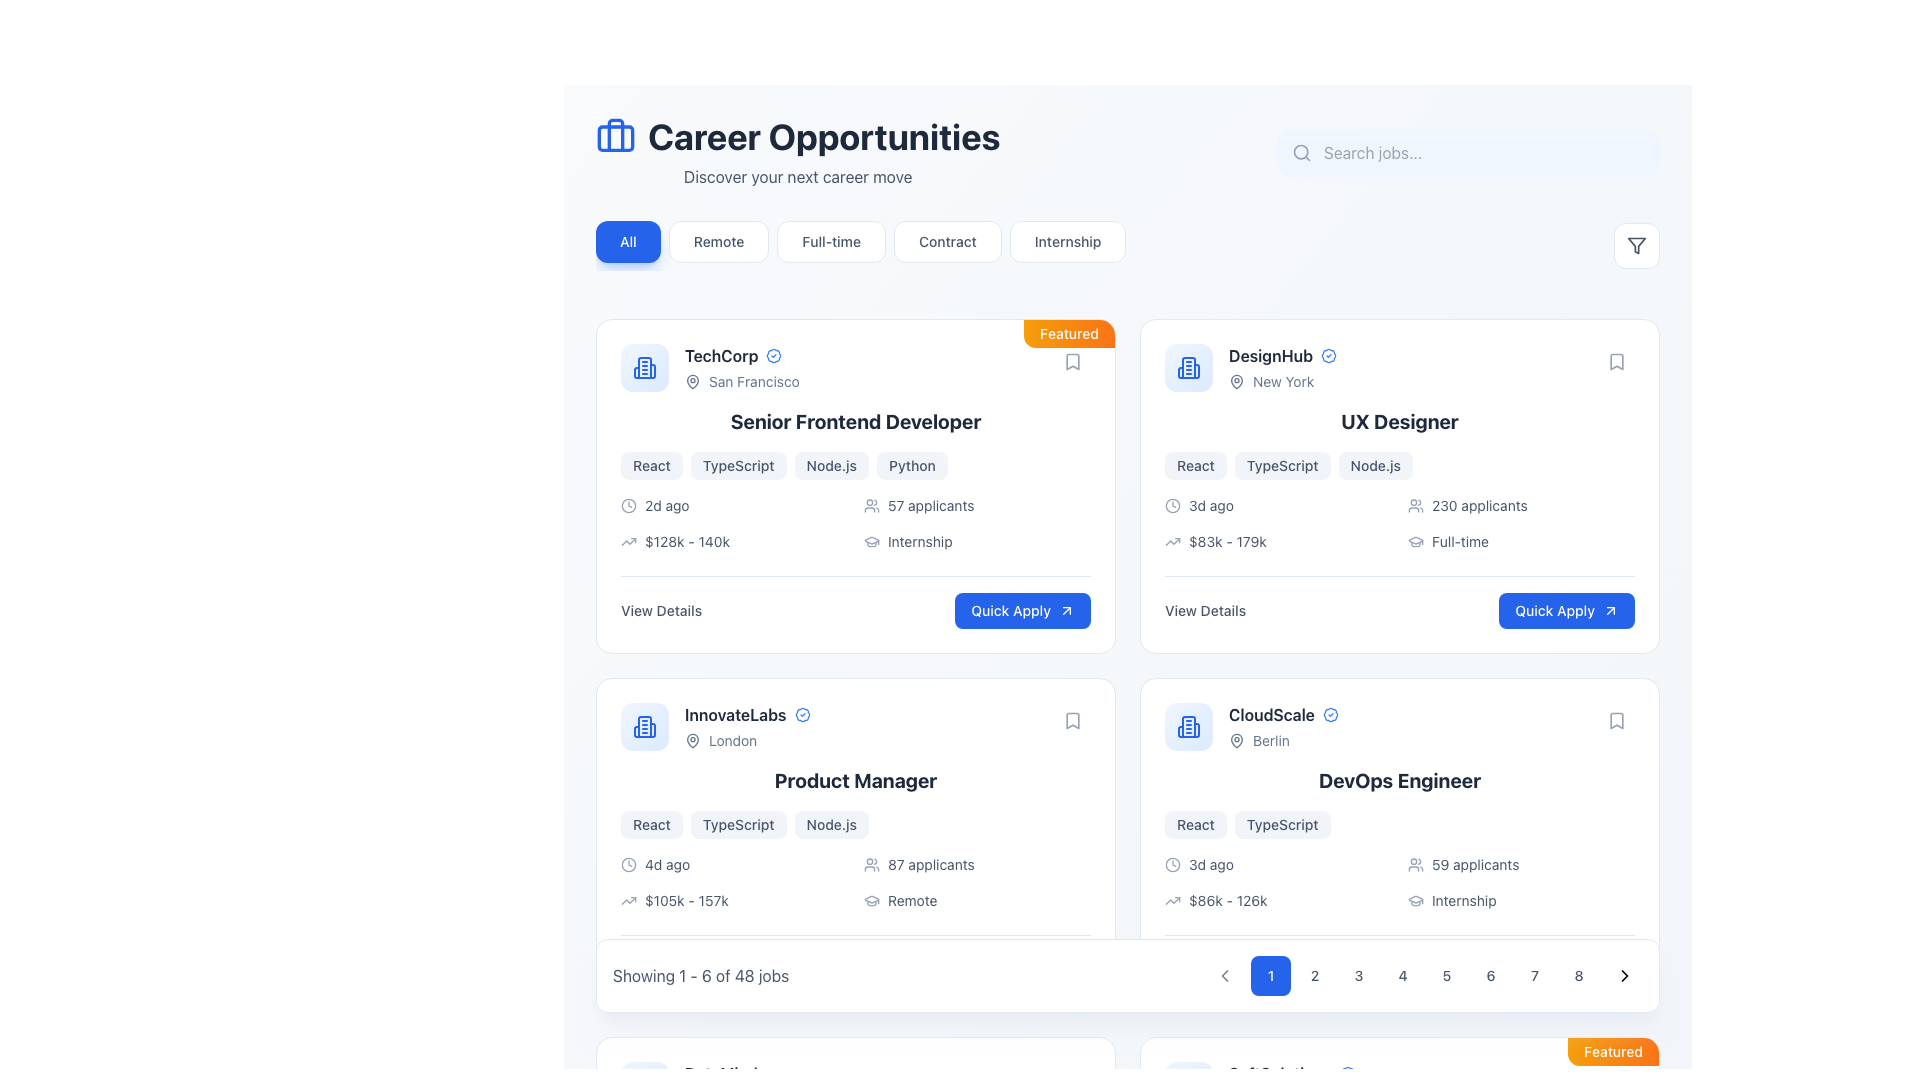 The image size is (1920, 1080). I want to click on the verified company name label located at the top-left corner of the job listing card for 'Senior Frontend Developer' to get more information about the company, so click(741, 354).